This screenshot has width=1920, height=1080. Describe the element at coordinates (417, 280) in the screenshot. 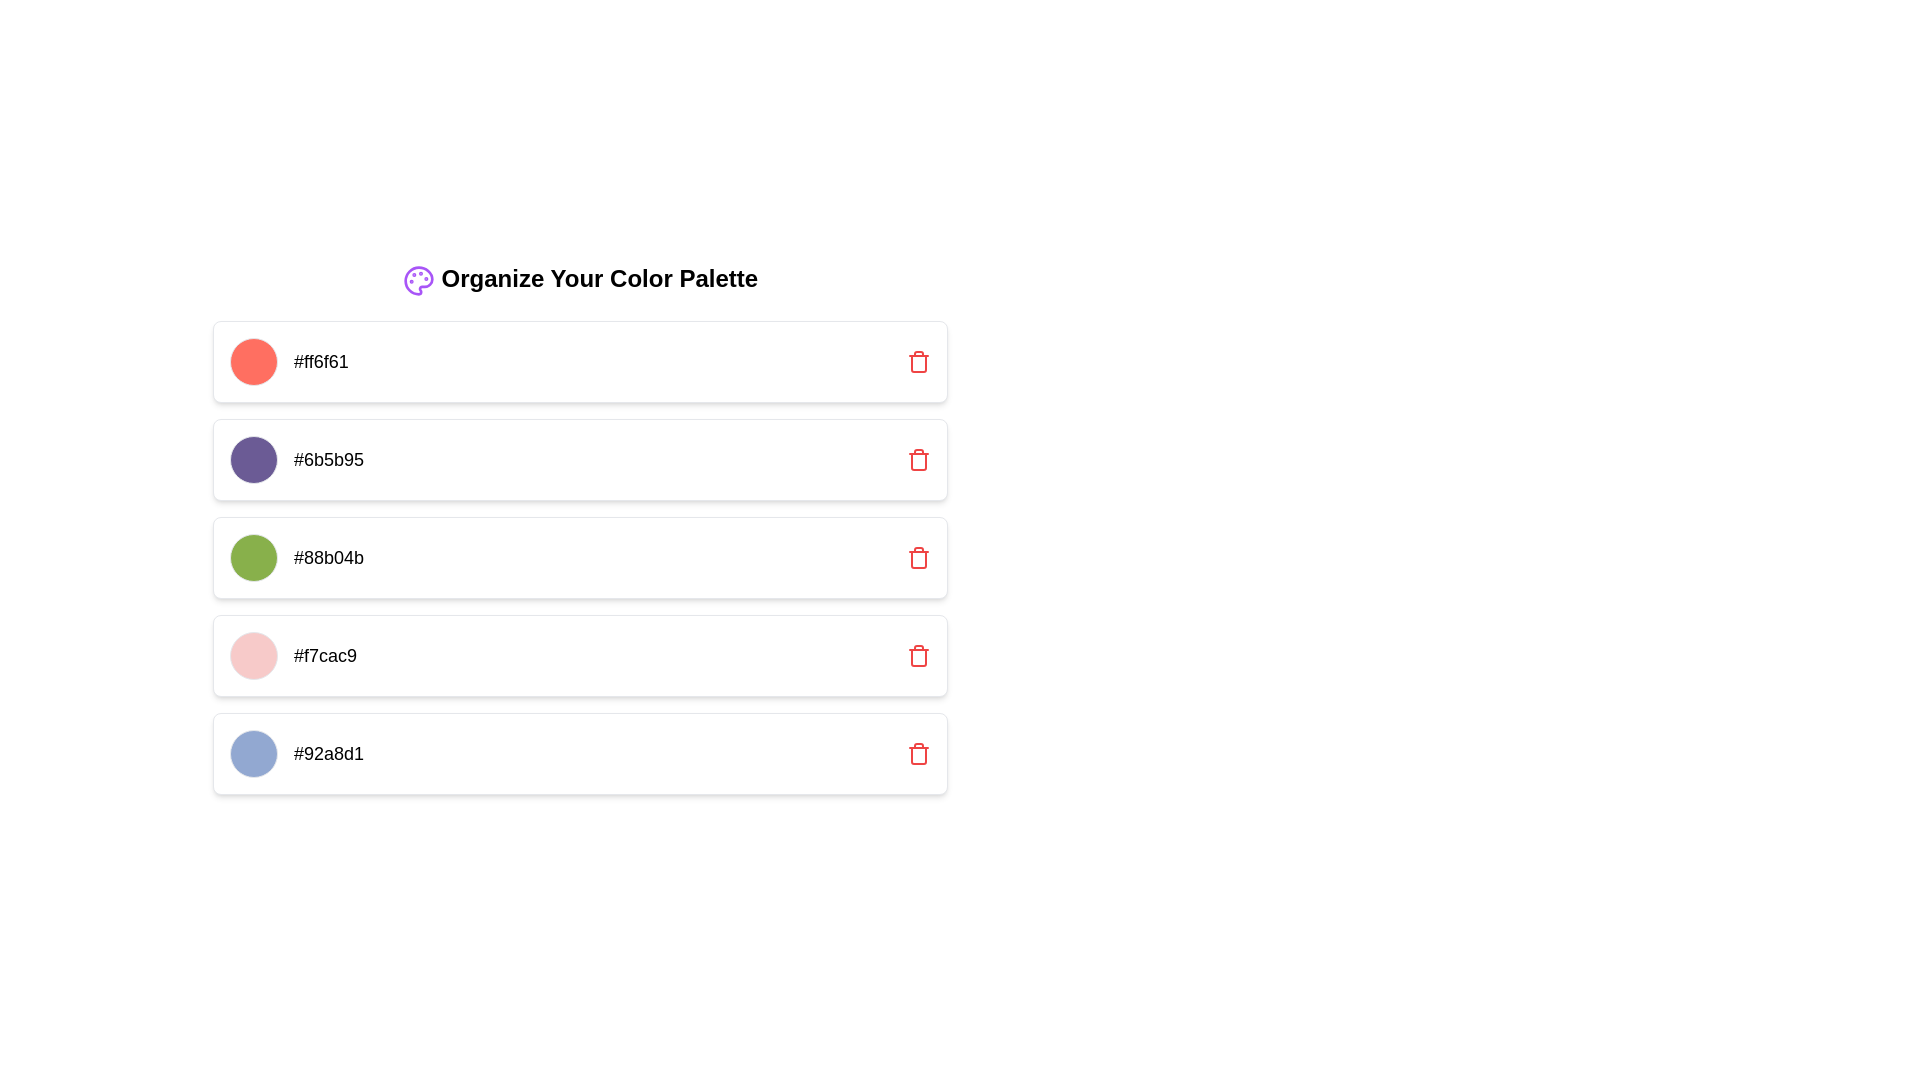

I see `the decorative and identifying icon located to the left of the text 'Organize Your Color Palette'` at that location.